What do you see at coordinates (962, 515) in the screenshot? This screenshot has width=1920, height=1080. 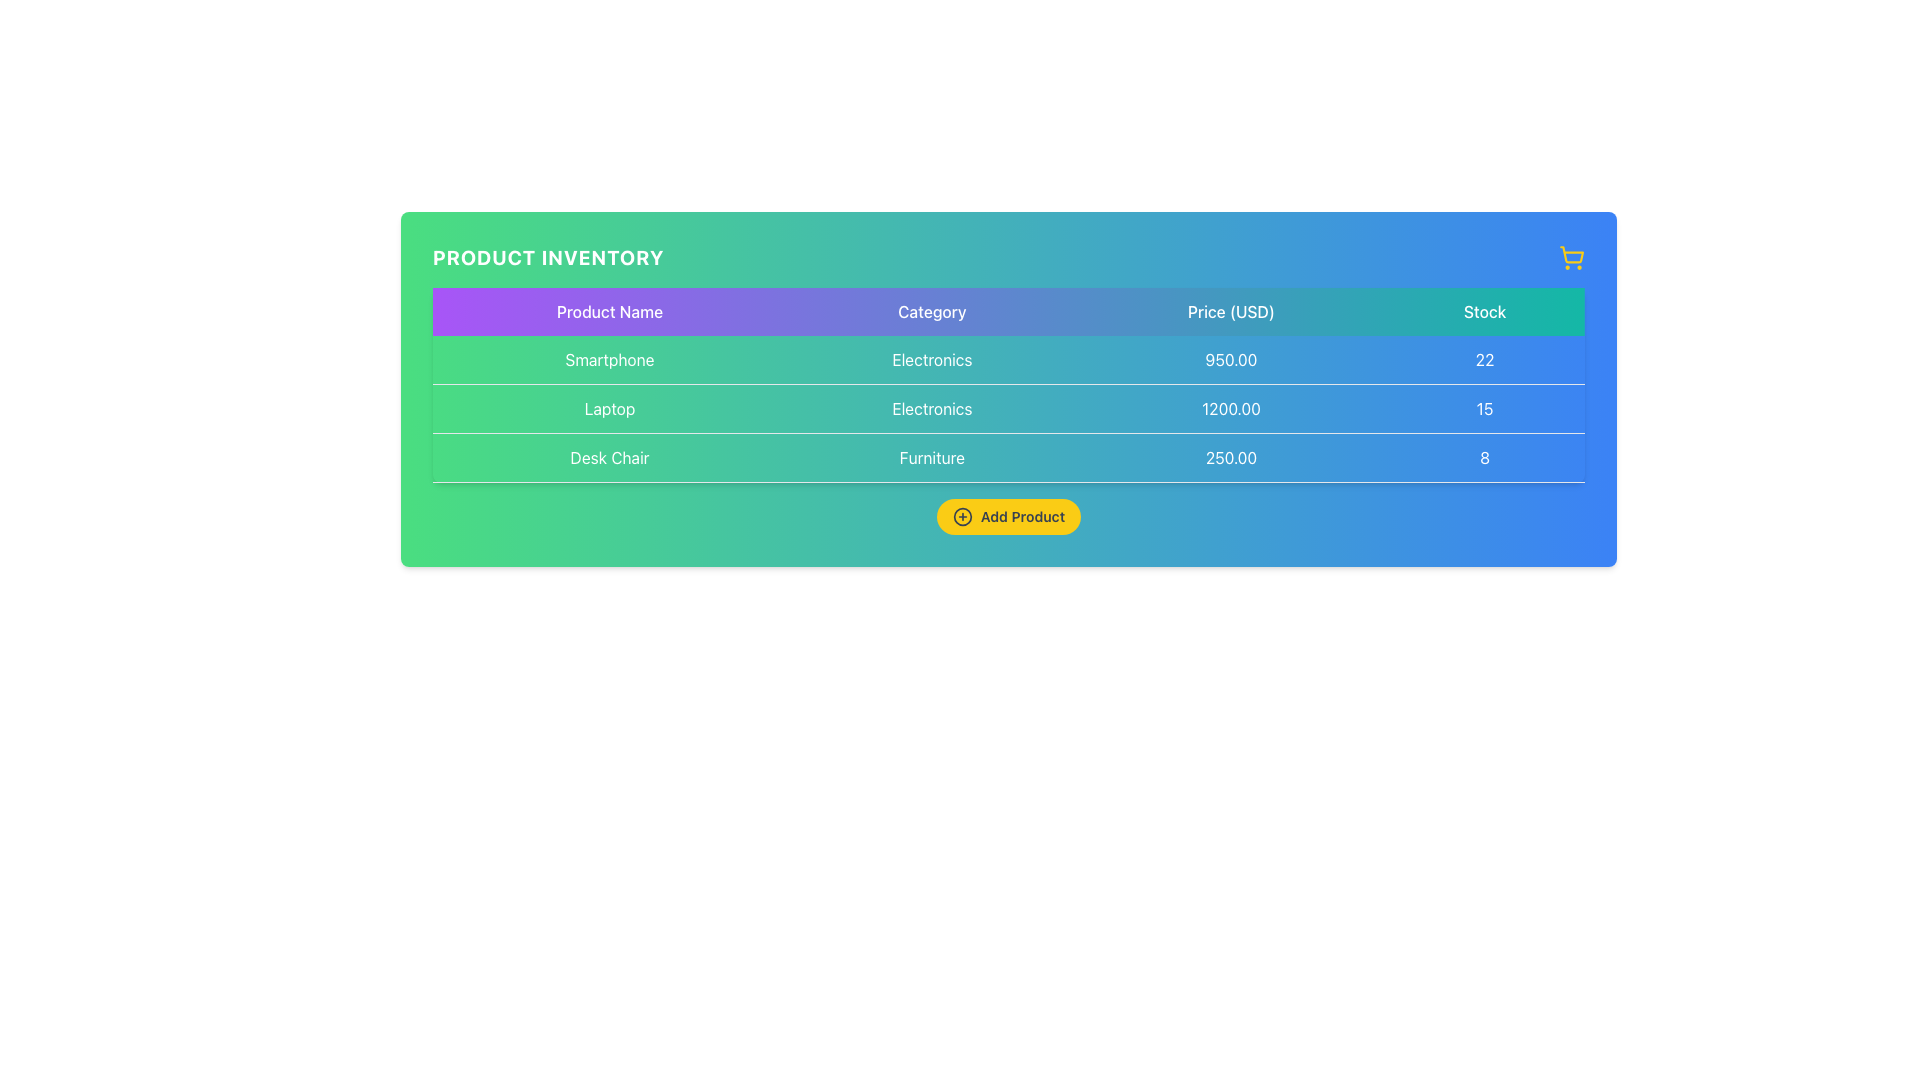 I see `the circular icon with a '+' symbol at the center of the yellow 'Add Product' button` at bounding box center [962, 515].